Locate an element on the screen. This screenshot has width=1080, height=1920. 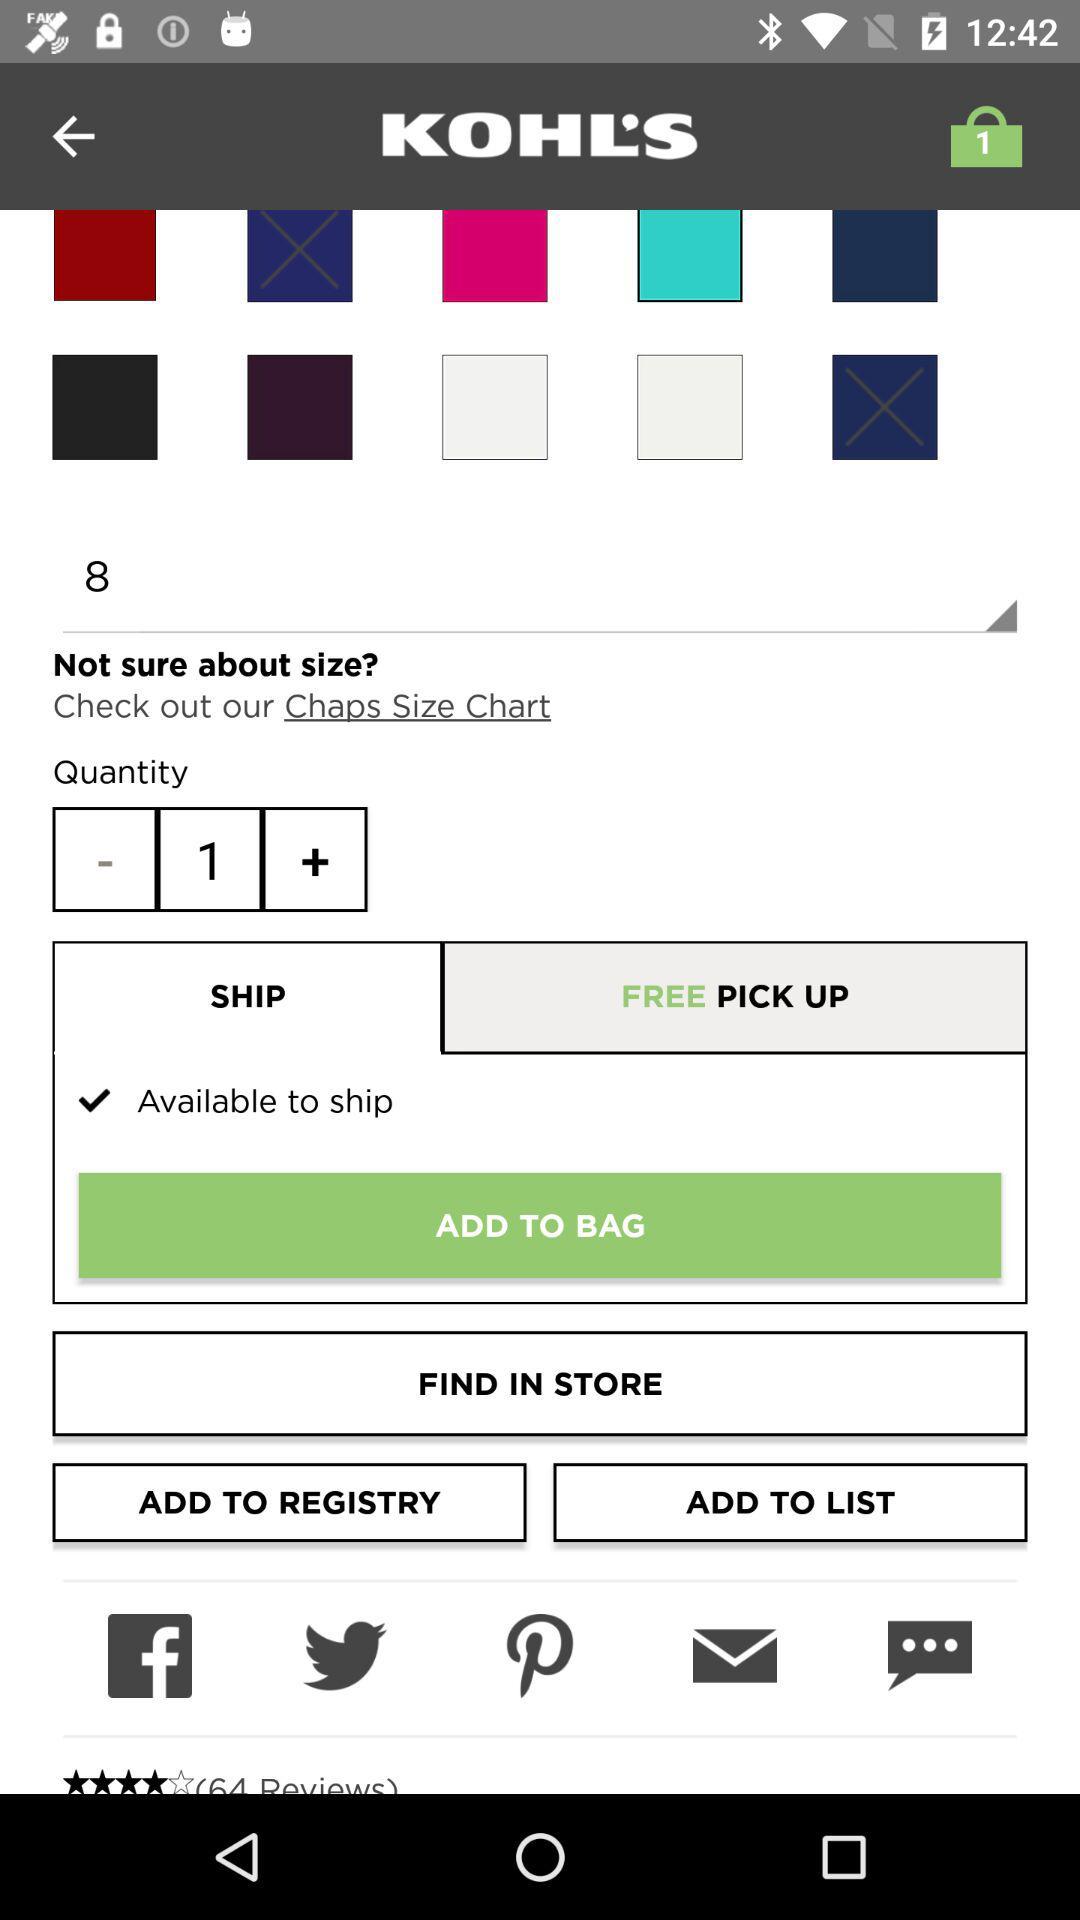
choose color is located at coordinates (689, 406).